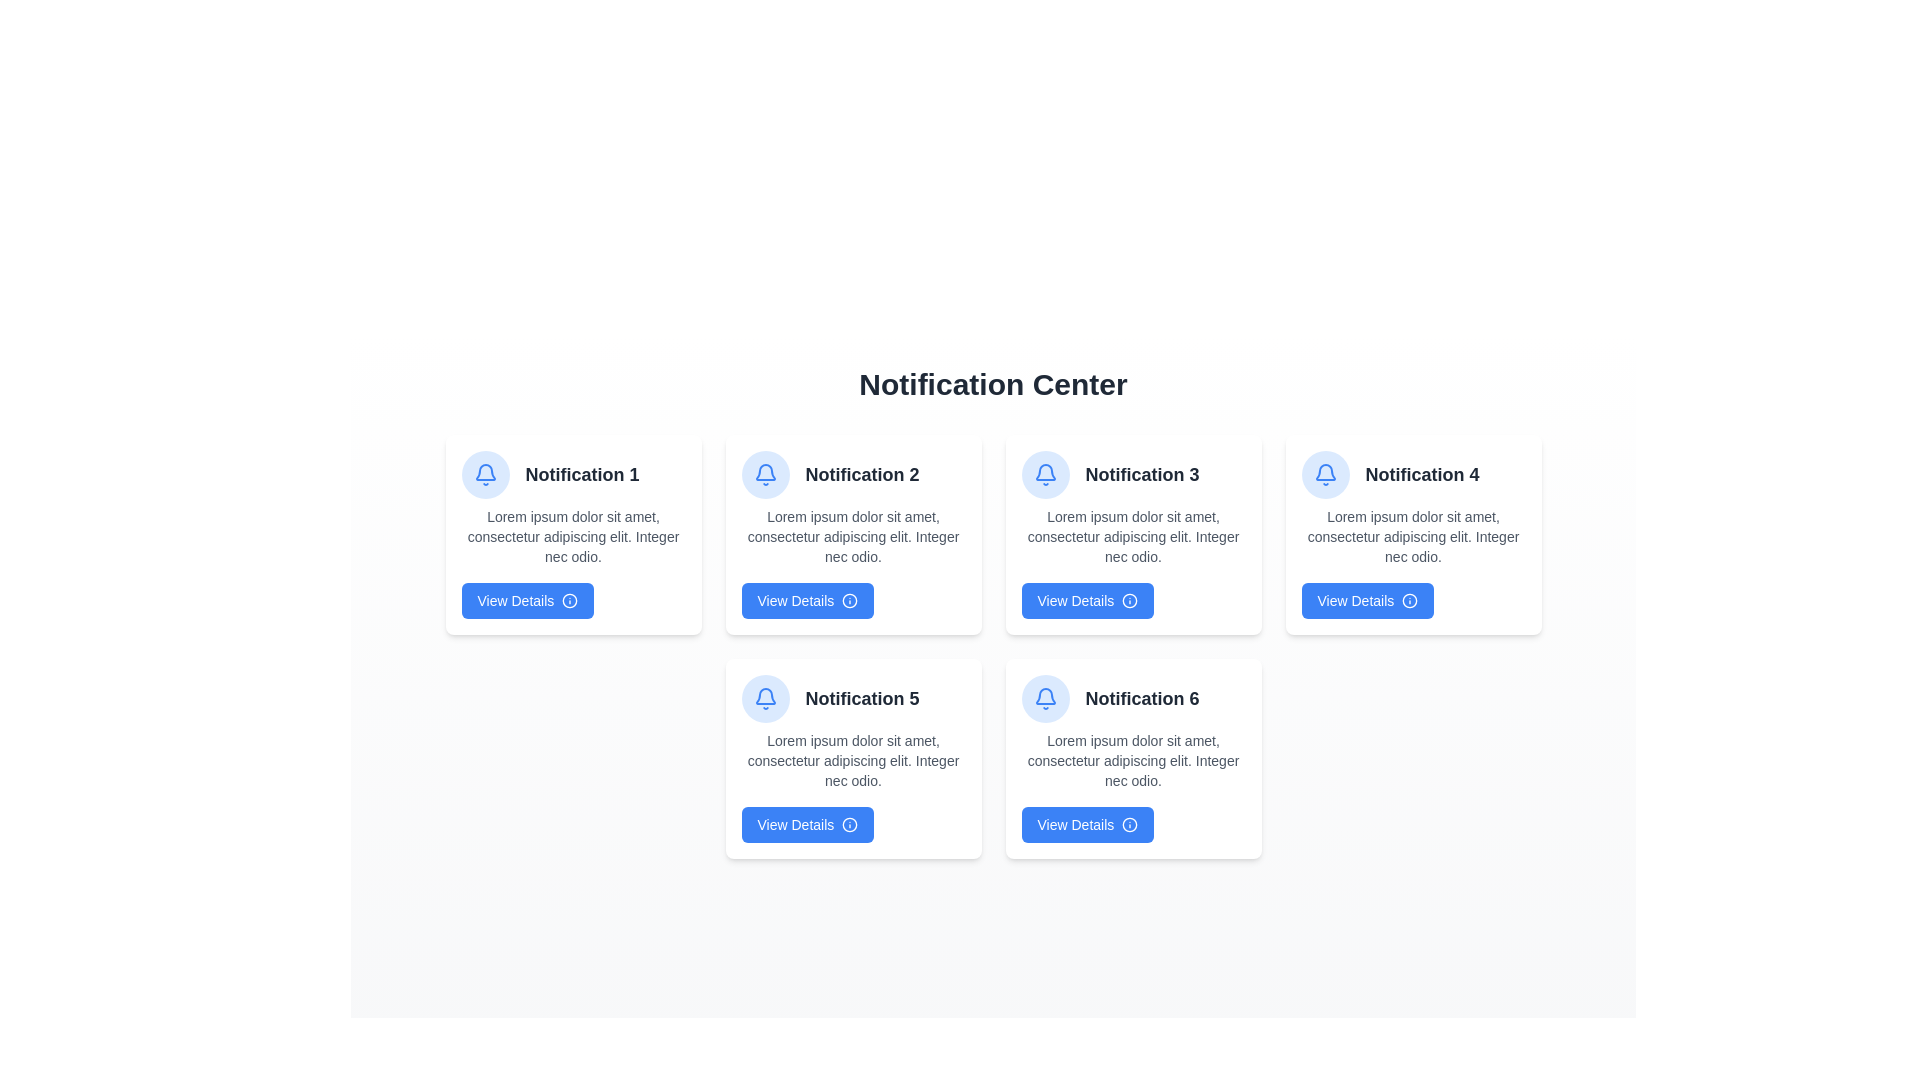 The image size is (1920, 1080). Describe the element at coordinates (1409, 600) in the screenshot. I see `the informational icon within the 'View Details' button of the 'Notification 4' card located in the second row, second column of the grid layout` at that location.